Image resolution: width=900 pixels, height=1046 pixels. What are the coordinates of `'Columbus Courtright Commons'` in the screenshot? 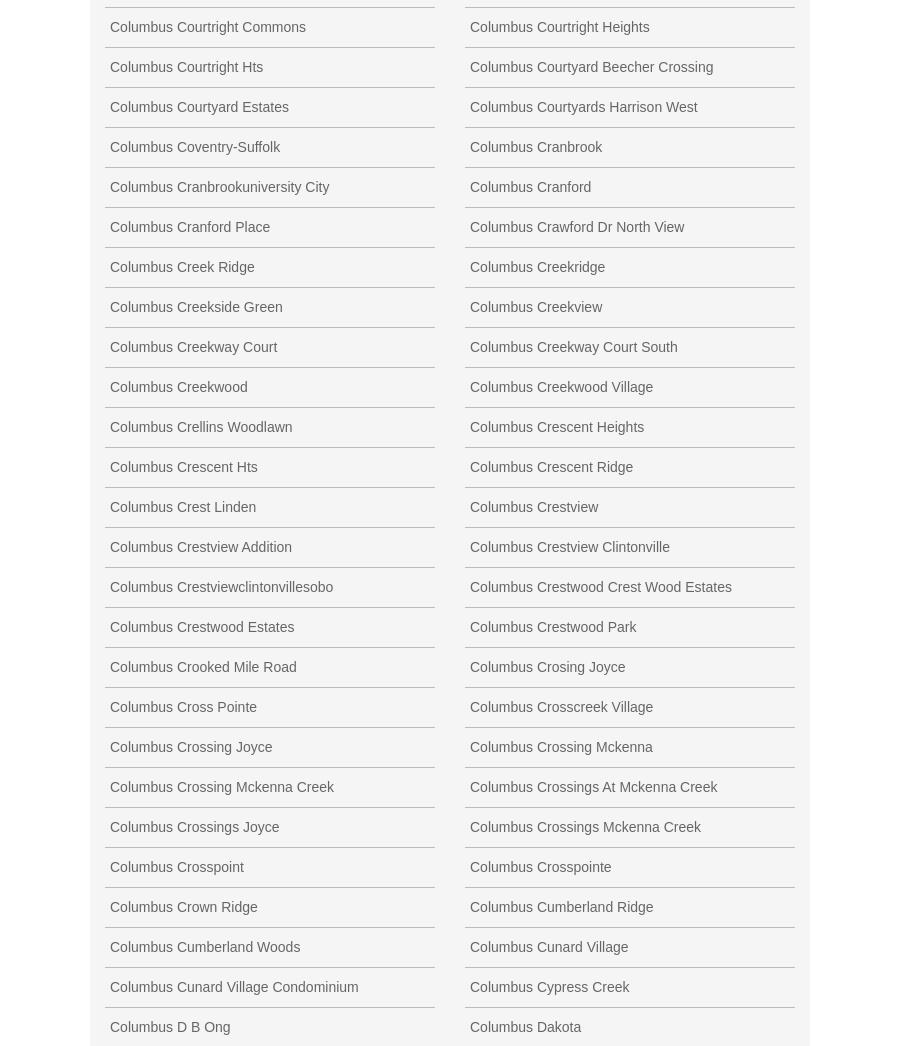 It's located at (207, 25).